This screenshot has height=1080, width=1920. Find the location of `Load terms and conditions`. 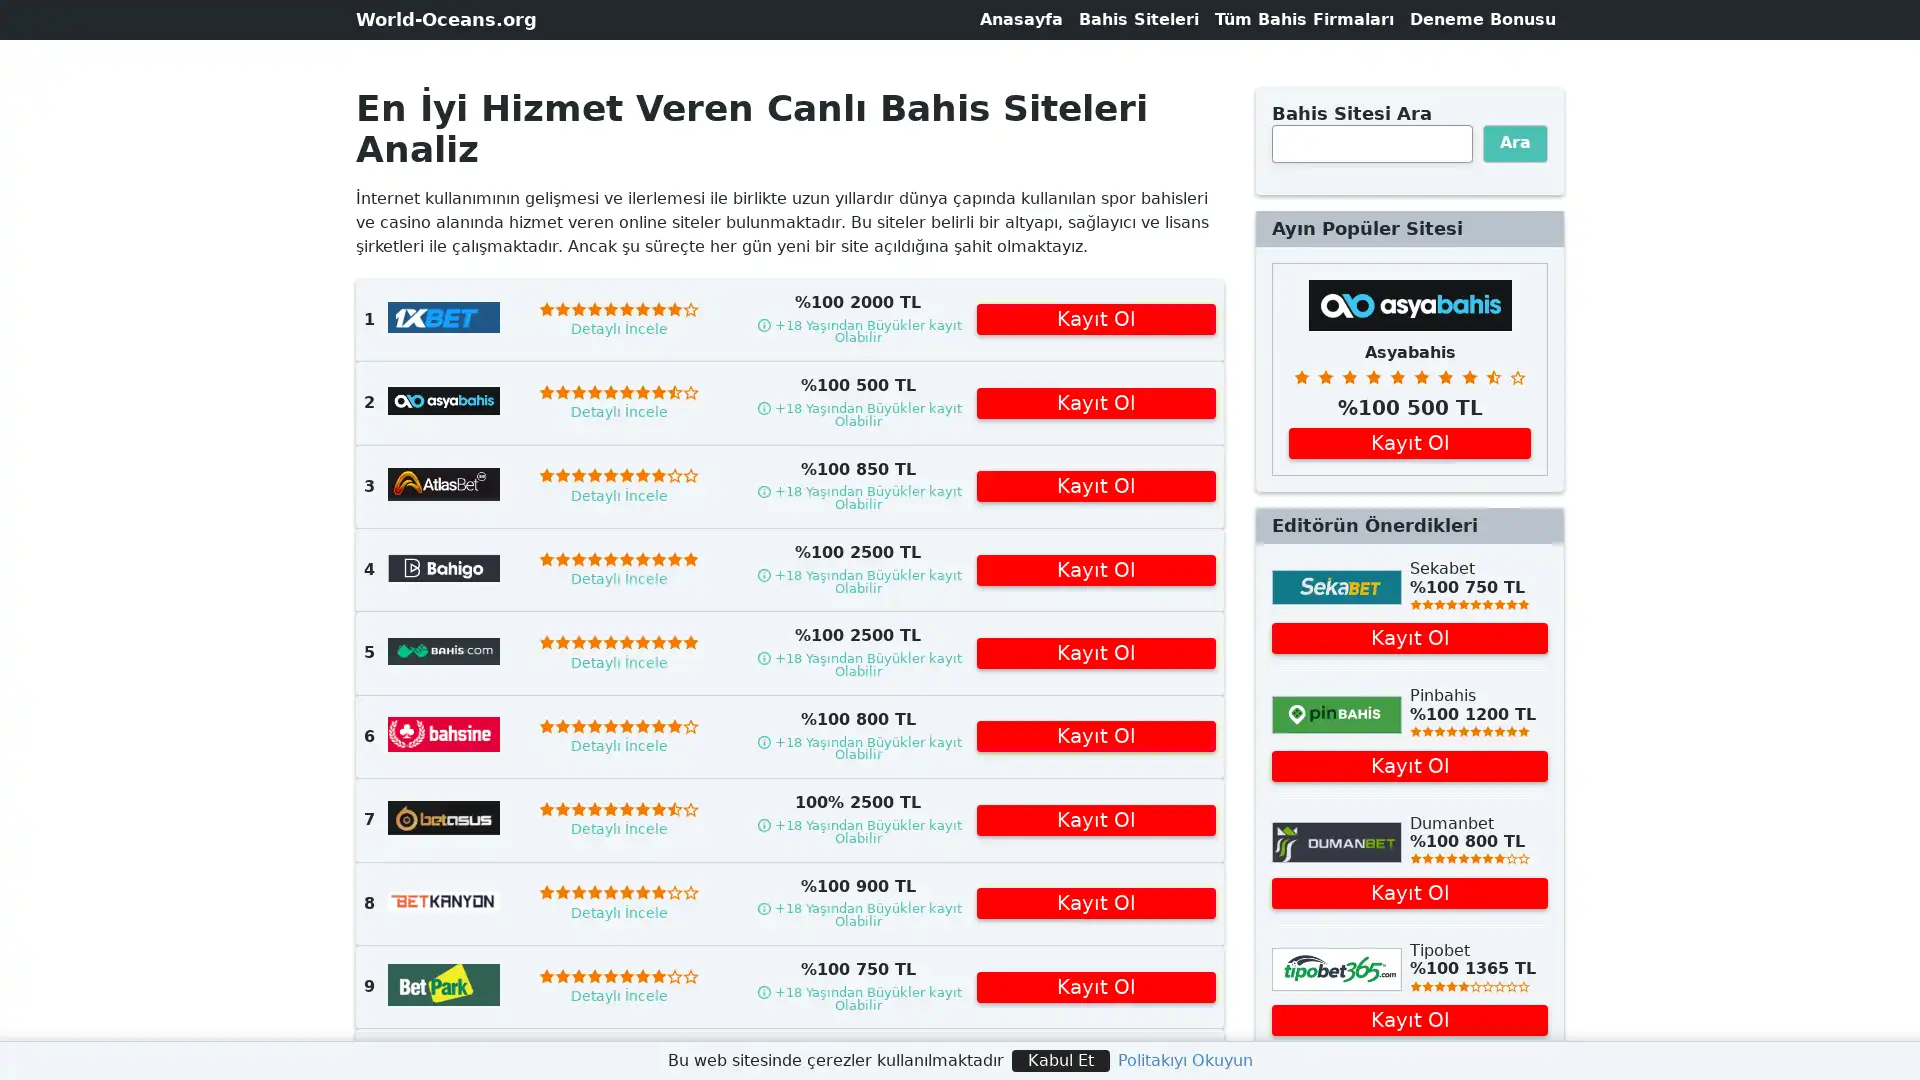

Load terms and conditions is located at coordinates (857, 412).